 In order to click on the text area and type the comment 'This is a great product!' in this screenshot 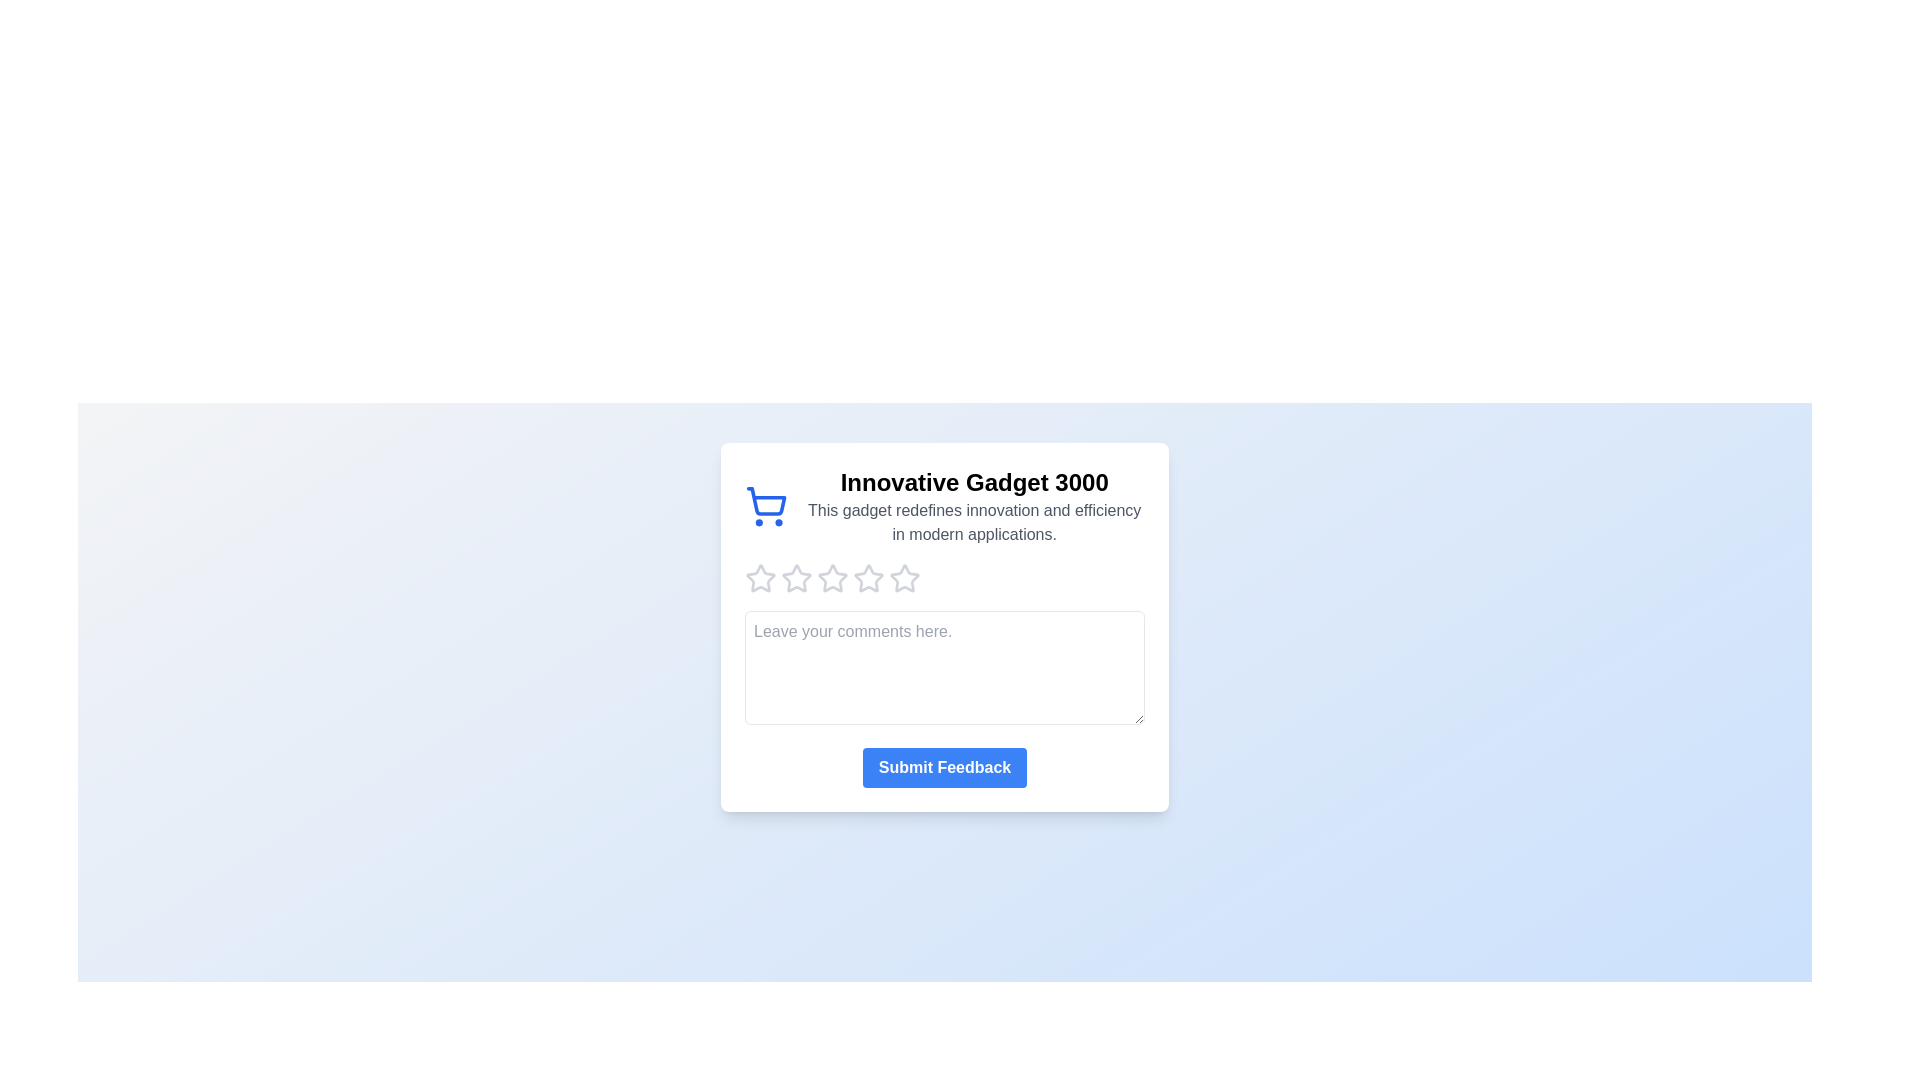, I will do `click(944, 667)`.